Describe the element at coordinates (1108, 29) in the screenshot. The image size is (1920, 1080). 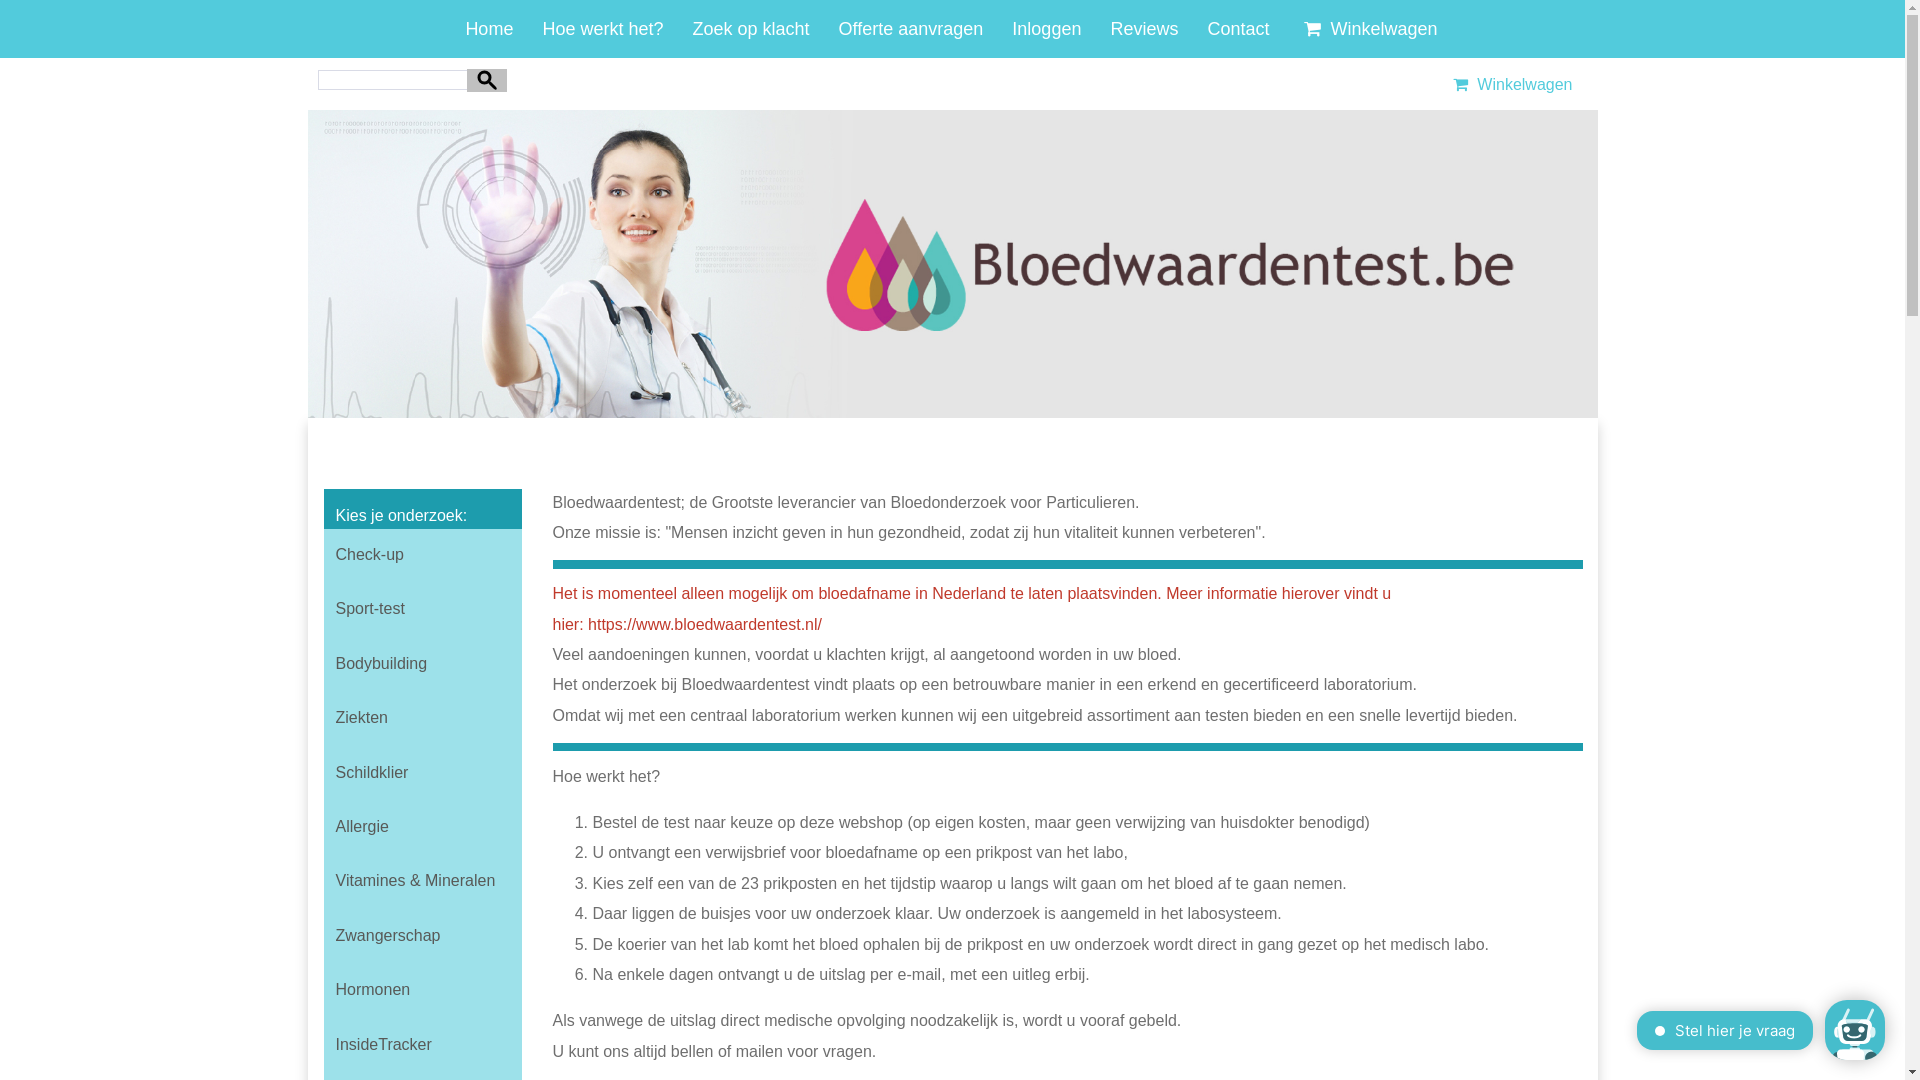
I see `'Reviews'` at that location.